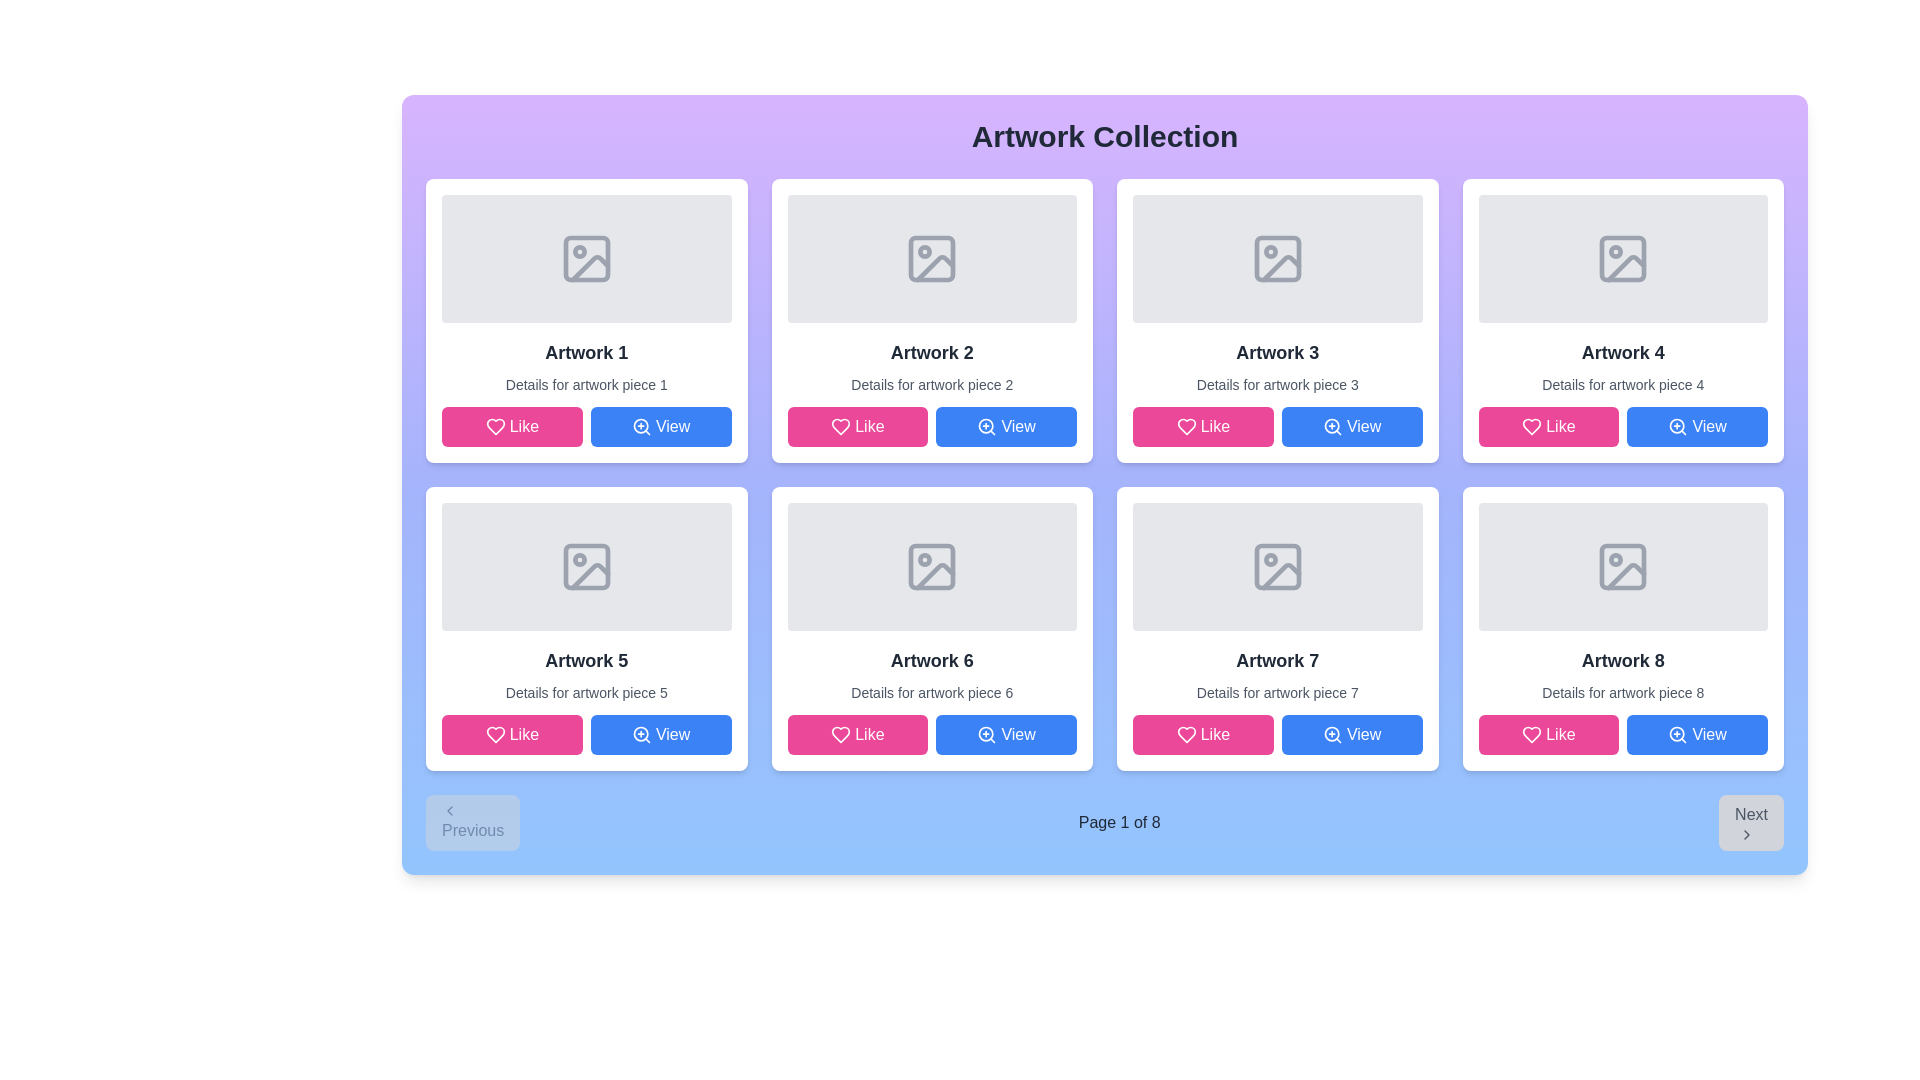 The image size is (1920, 1080). I want to click on the heart-shaped icon filled with pink color located within the sixth artwork card to like this artwork, so click(841, 735).